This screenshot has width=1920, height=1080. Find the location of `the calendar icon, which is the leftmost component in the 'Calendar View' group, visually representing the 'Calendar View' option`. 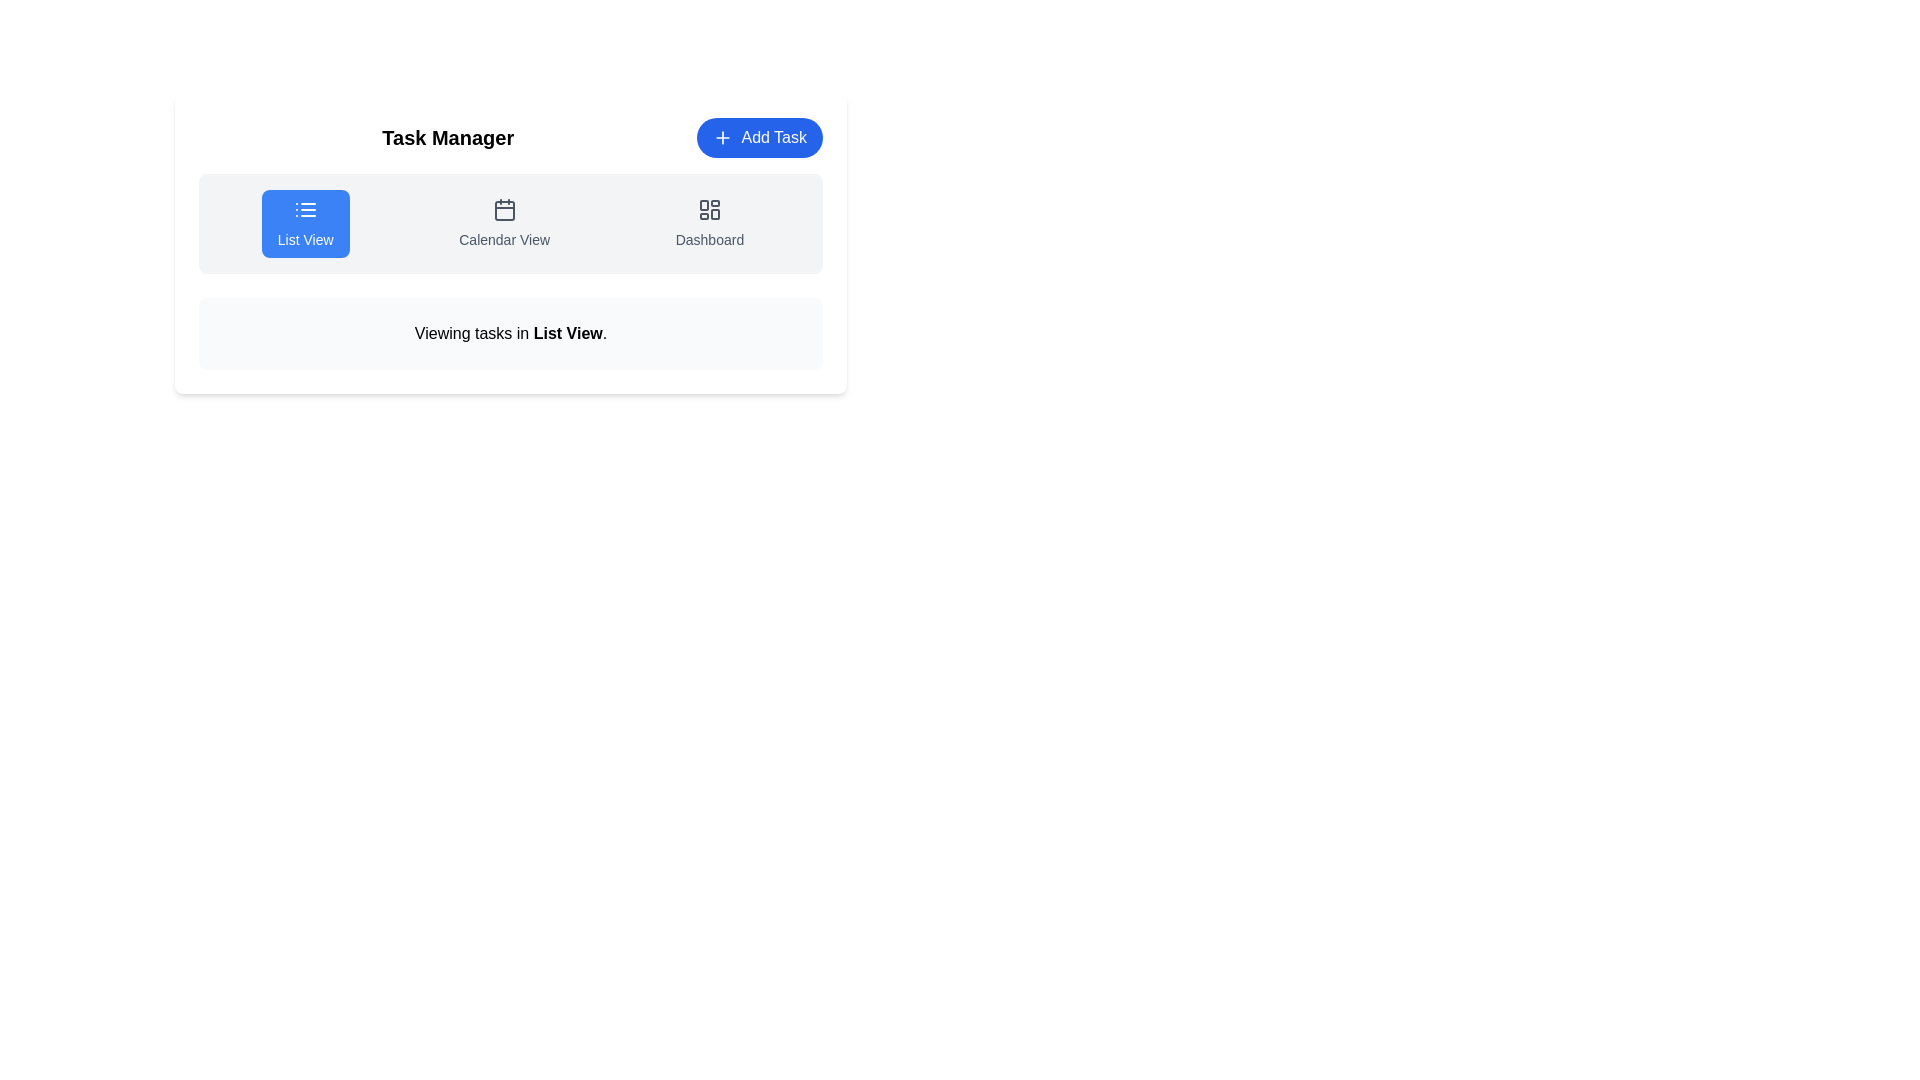

the calendar icon, which is the leftmost component in the 'Calendar View' group, visually representing the 'Calendar View' option is located at coordinates (504, 209).